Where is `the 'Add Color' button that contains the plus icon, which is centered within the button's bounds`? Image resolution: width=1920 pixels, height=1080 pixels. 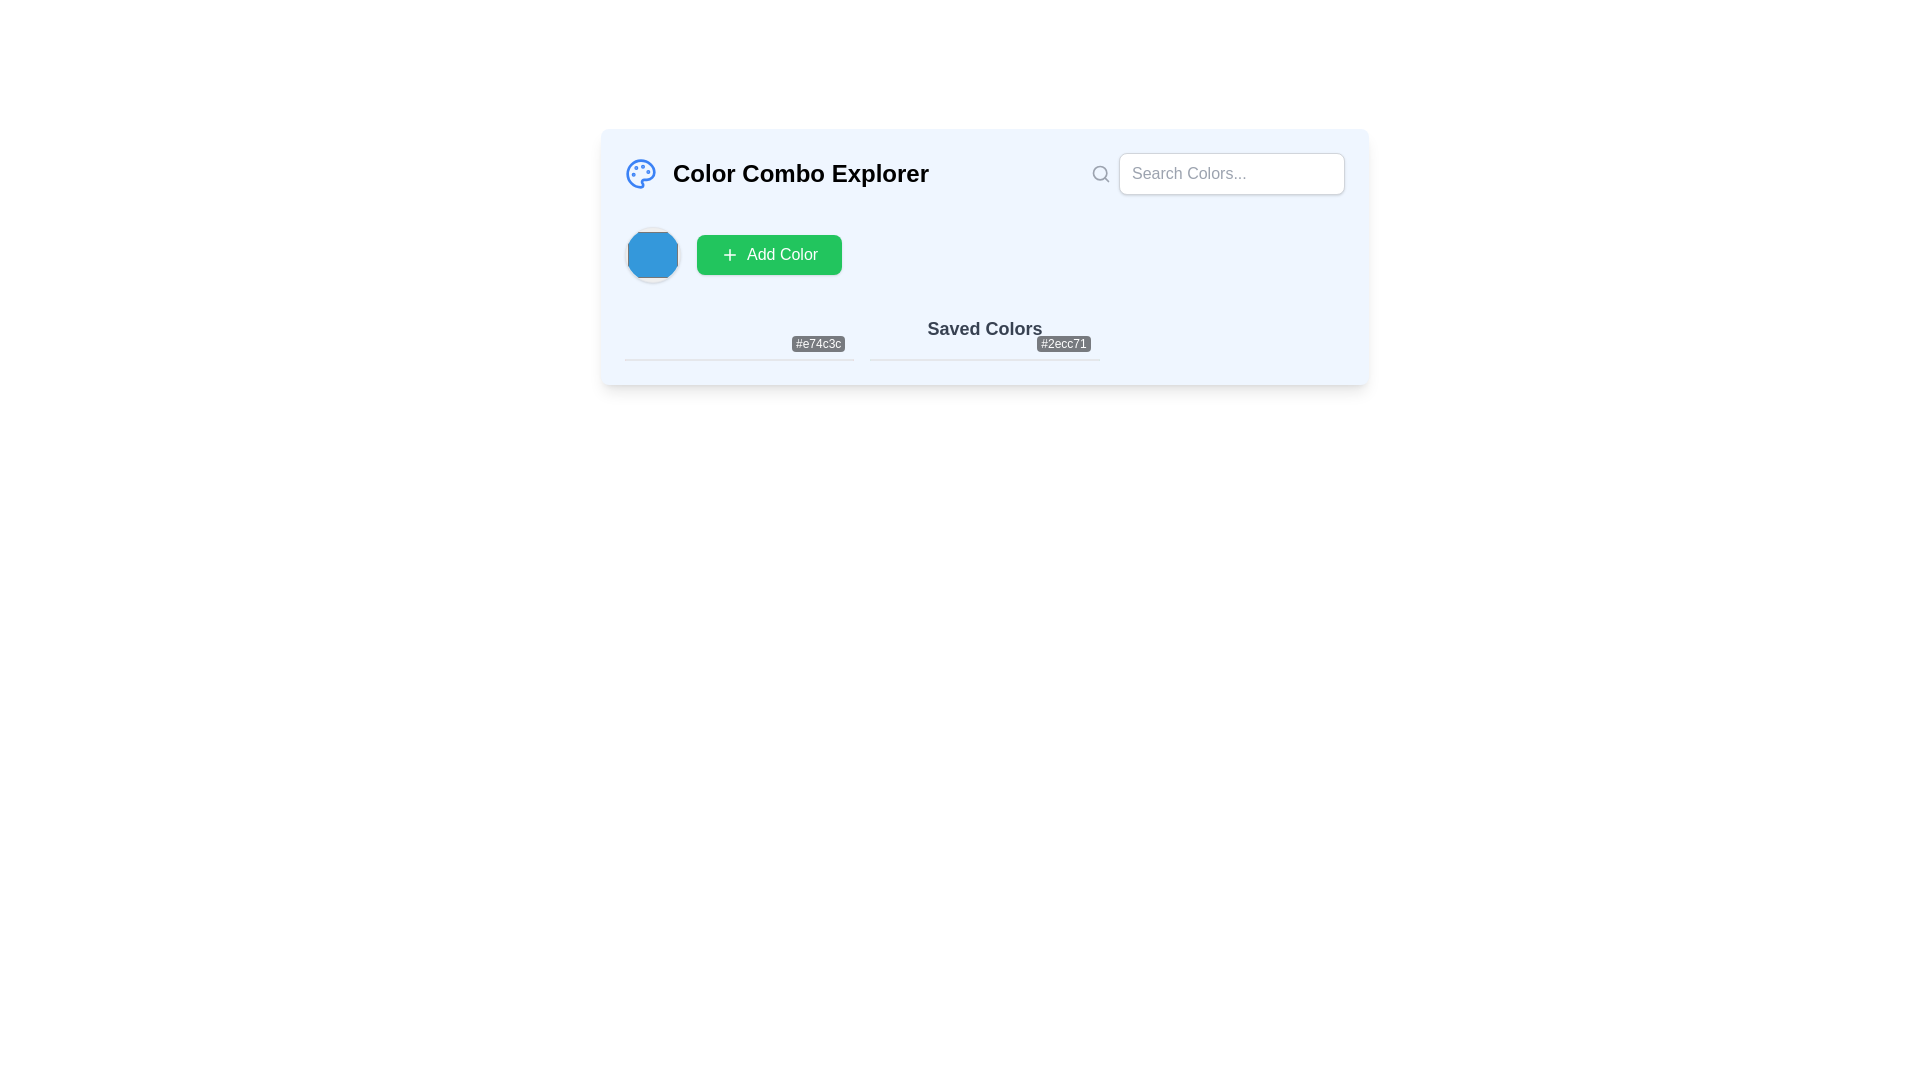
the 'Add Color' button that contains the plus icon, which is centered within the button's bounds is located at coordinates (728, 253).